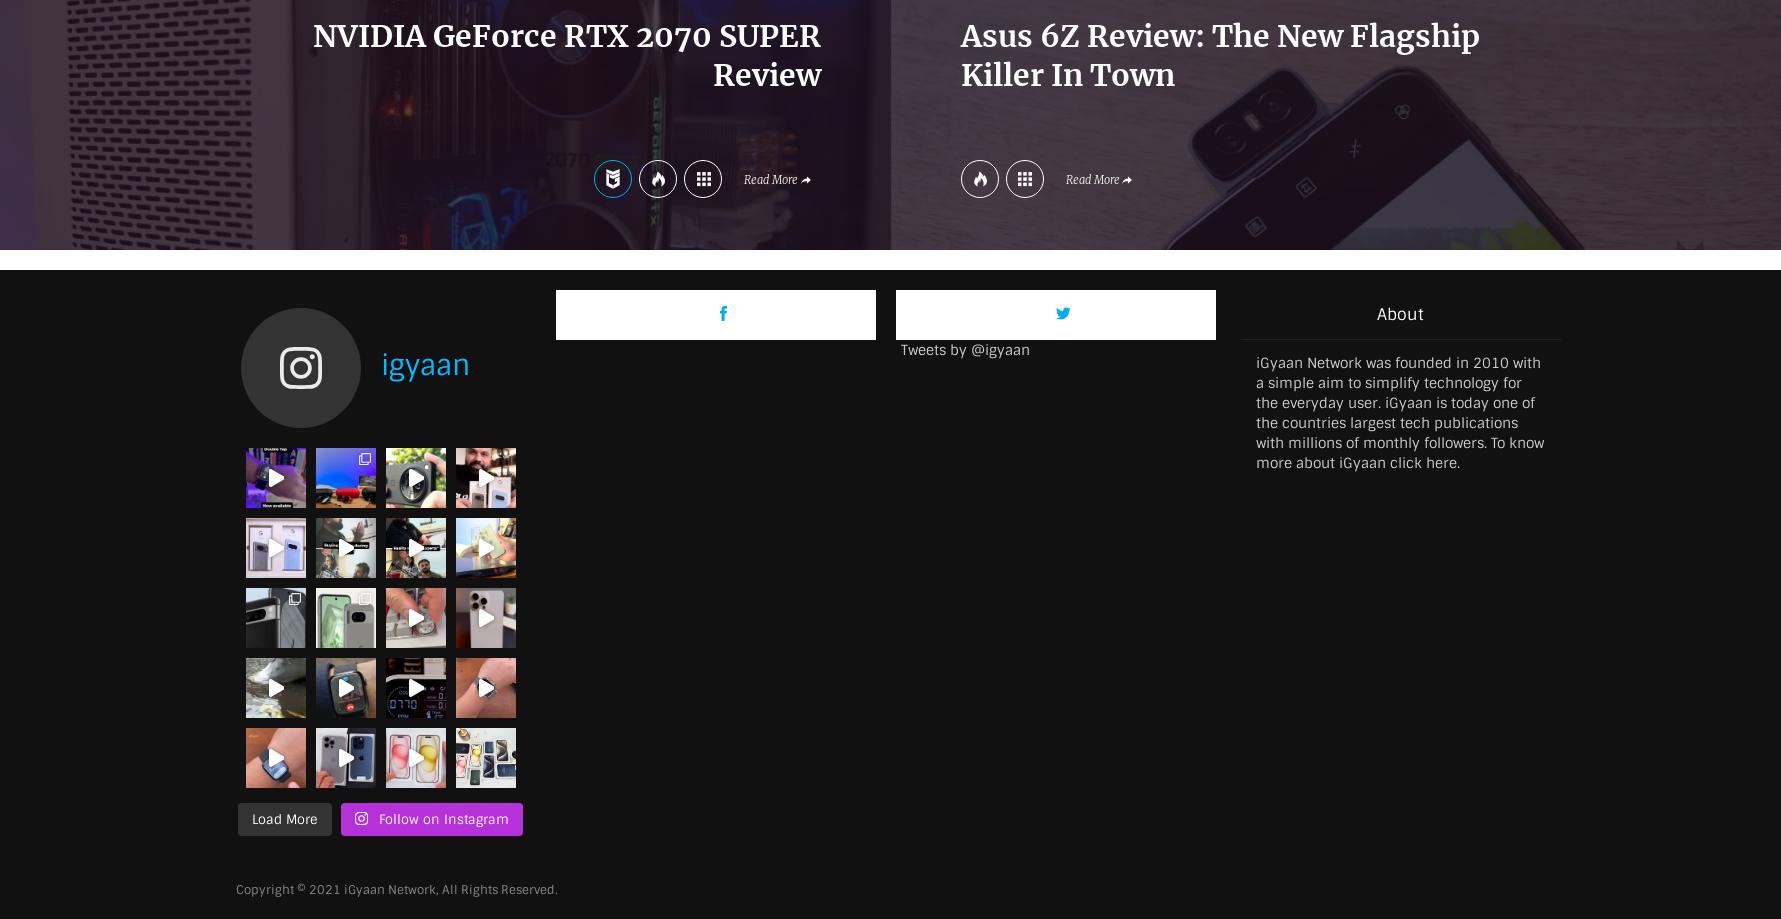  What do you see at coordinates (395, 888) in the screenshot?
I see `'Copyright © 2021 iGyaan Network, All Rights Reserved.'` at bounding box center [395, 888].